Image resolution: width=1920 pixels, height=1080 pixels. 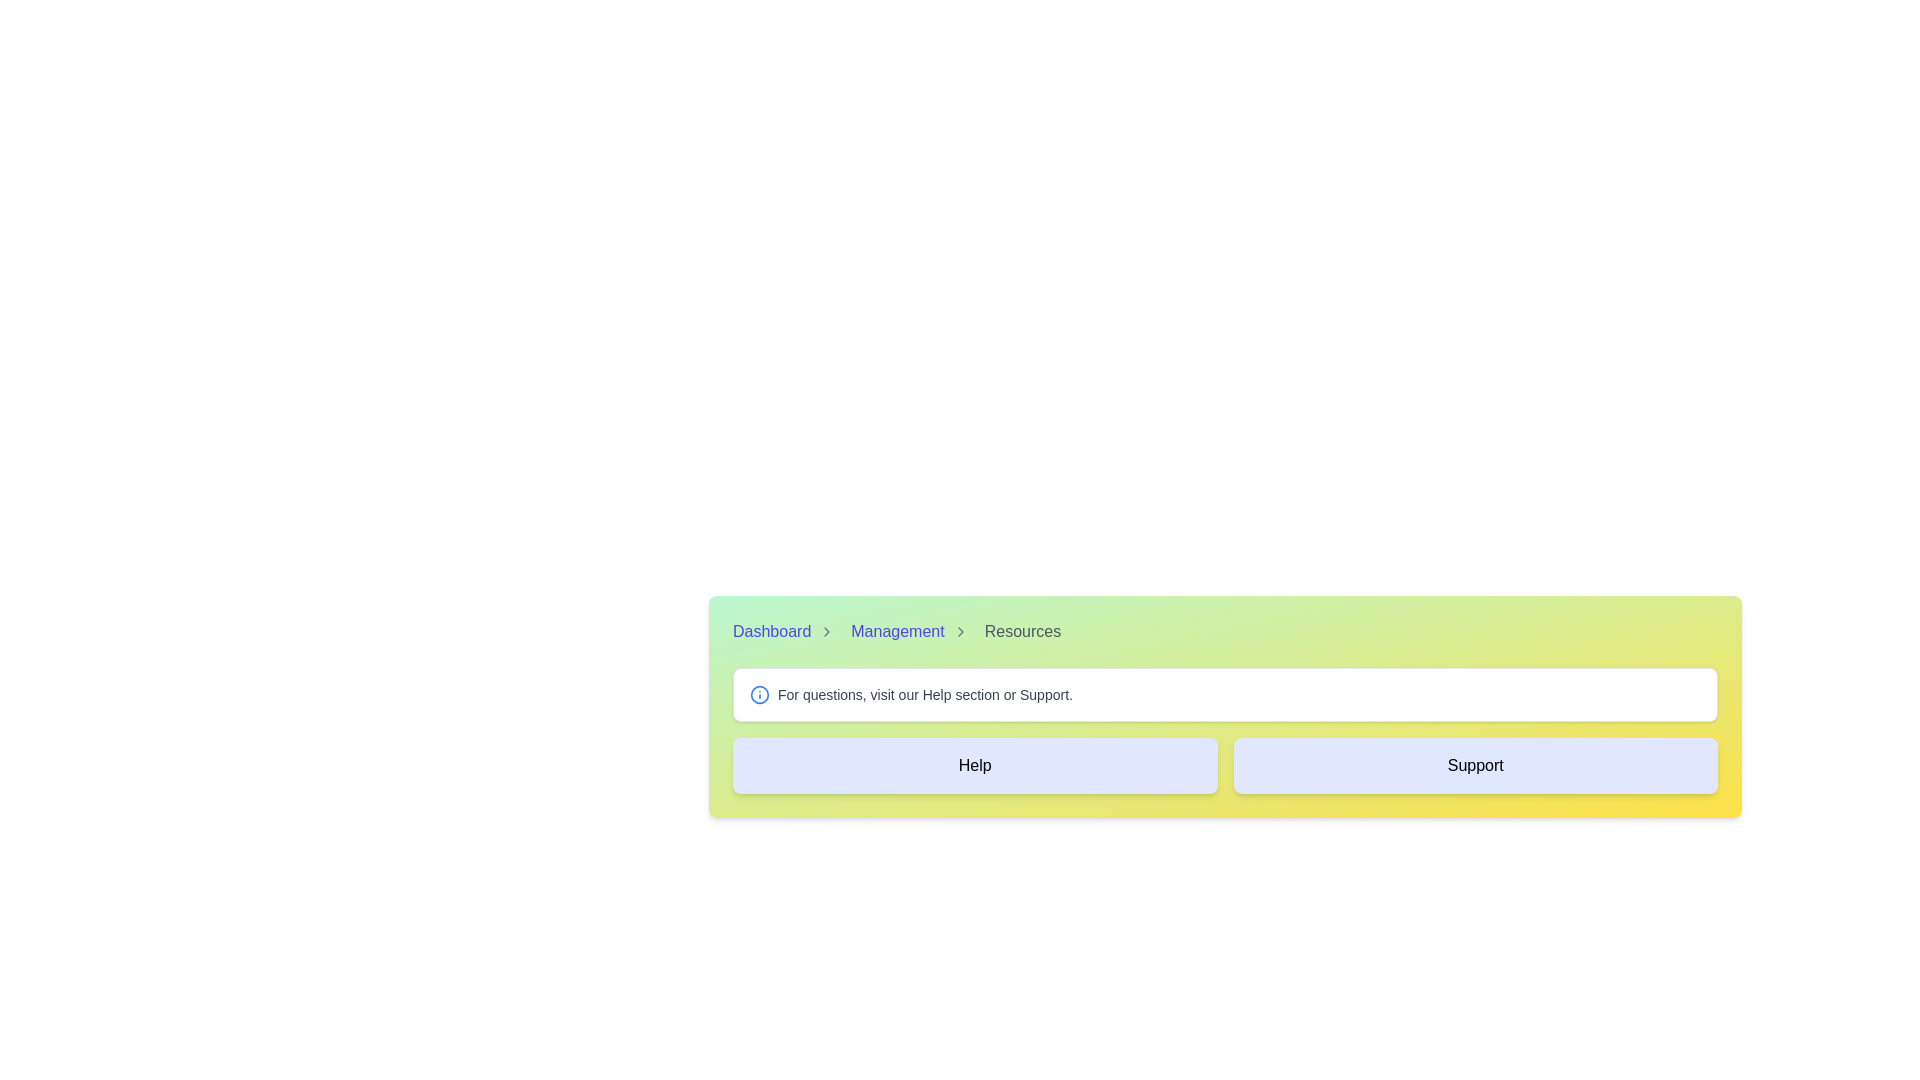 I want to click on the 'Management' hyperlink in the breadcrumb navigation bar to activate the underline effect, so click(x=896, y=632).